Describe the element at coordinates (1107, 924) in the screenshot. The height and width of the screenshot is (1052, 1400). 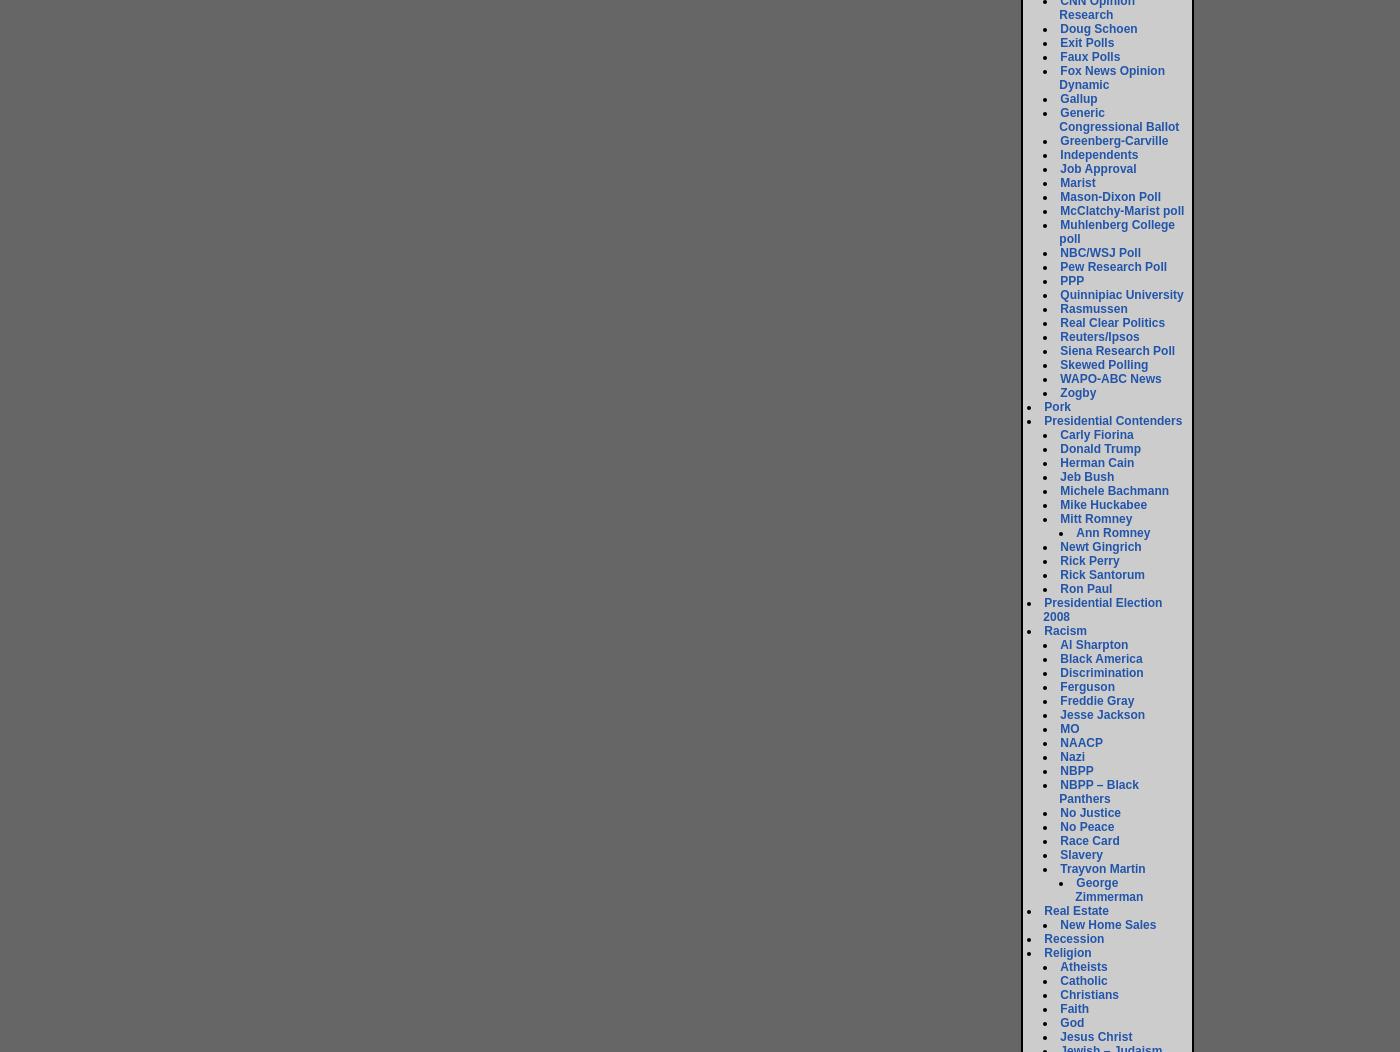
I see `'New Home Sales'` at that location.